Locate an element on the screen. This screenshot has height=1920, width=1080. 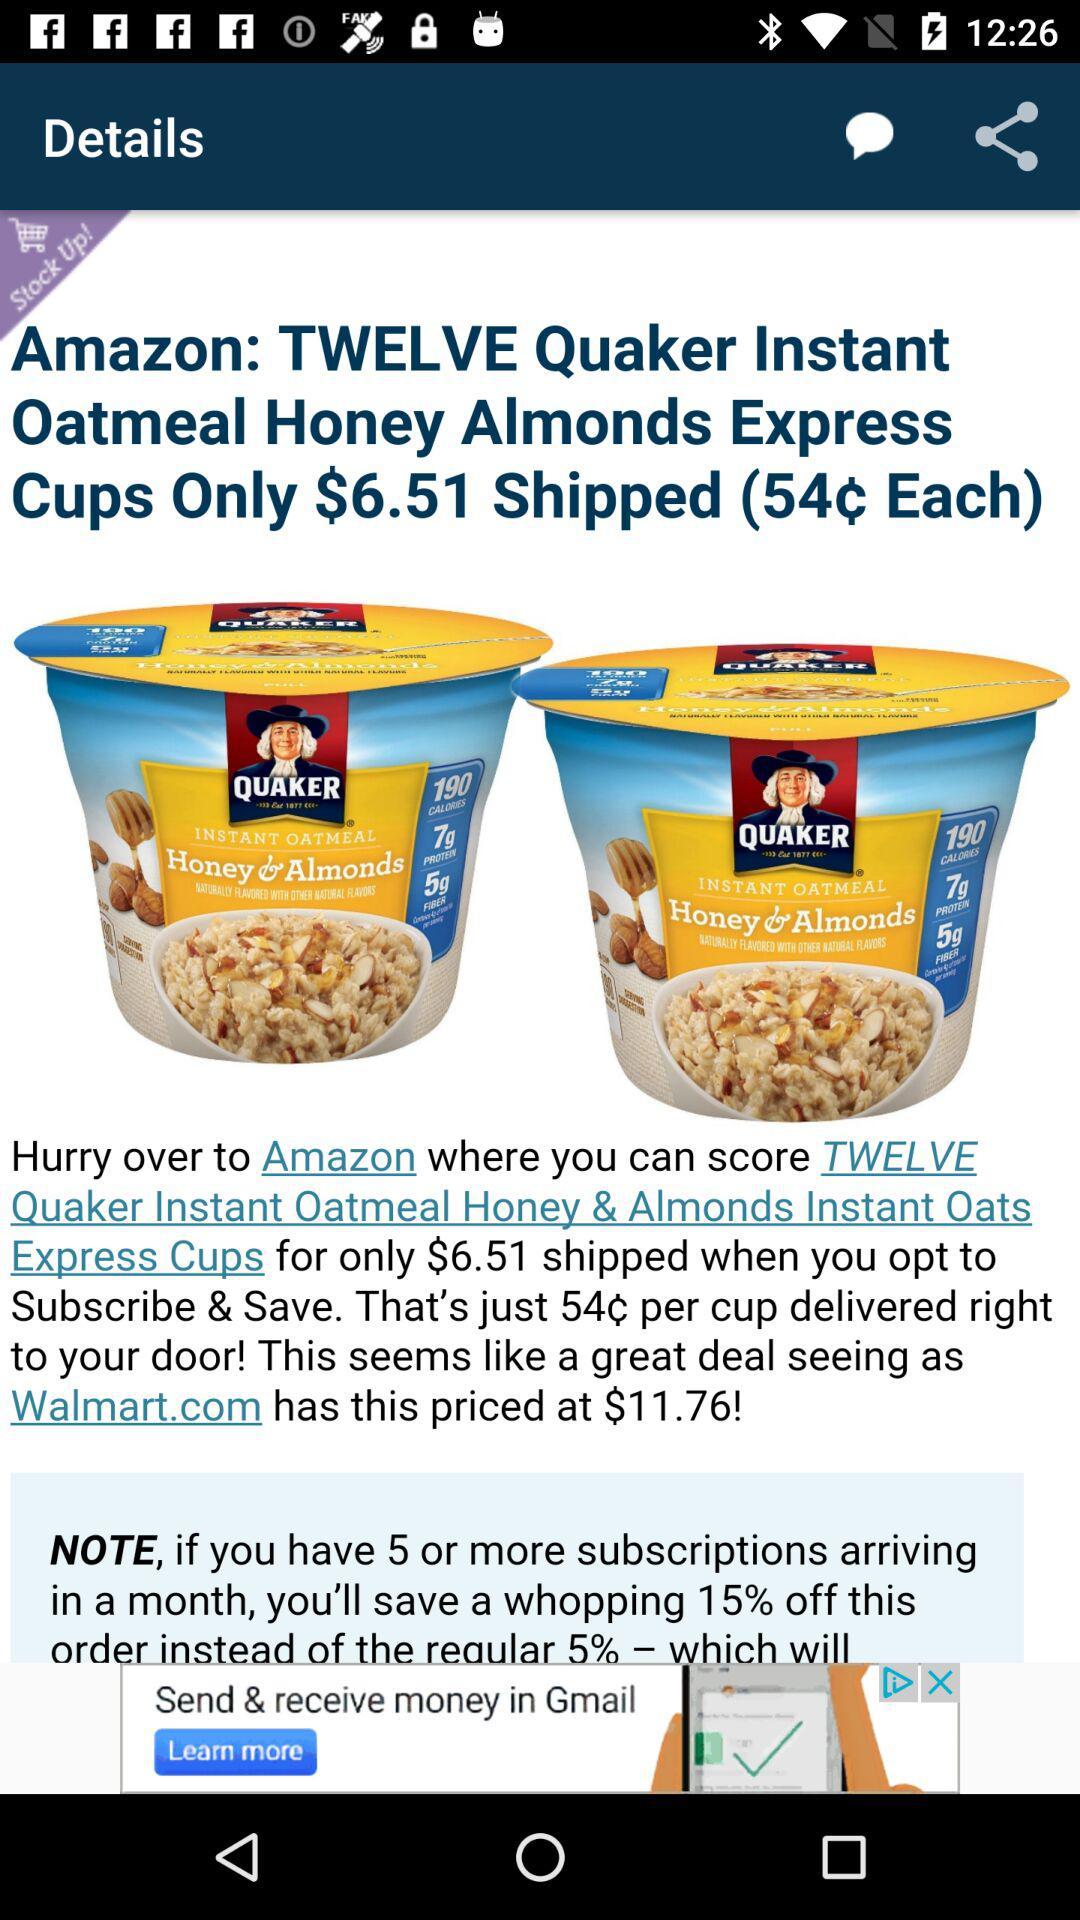
open advertisement is located at coordinates (540, 1727).